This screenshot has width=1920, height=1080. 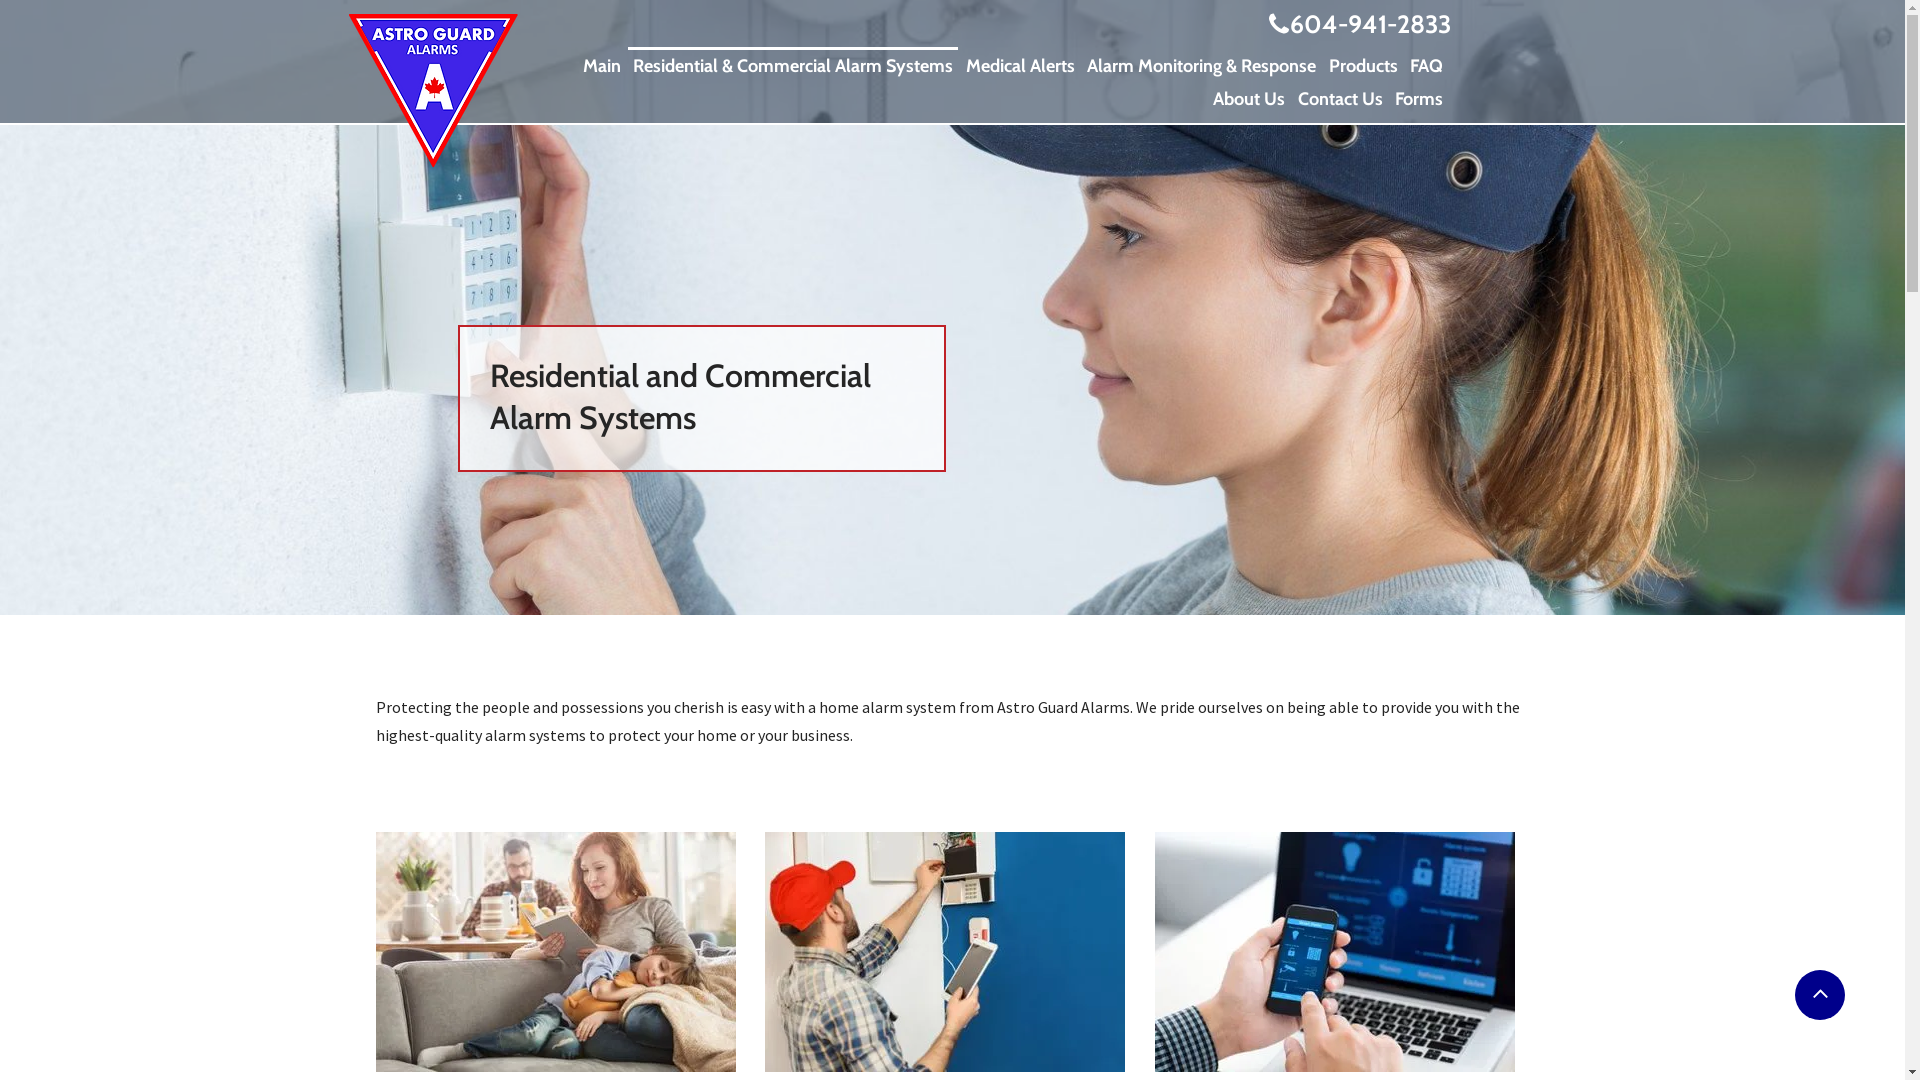 I want to click on 'Contact Us', so click(x=1339, y=96).